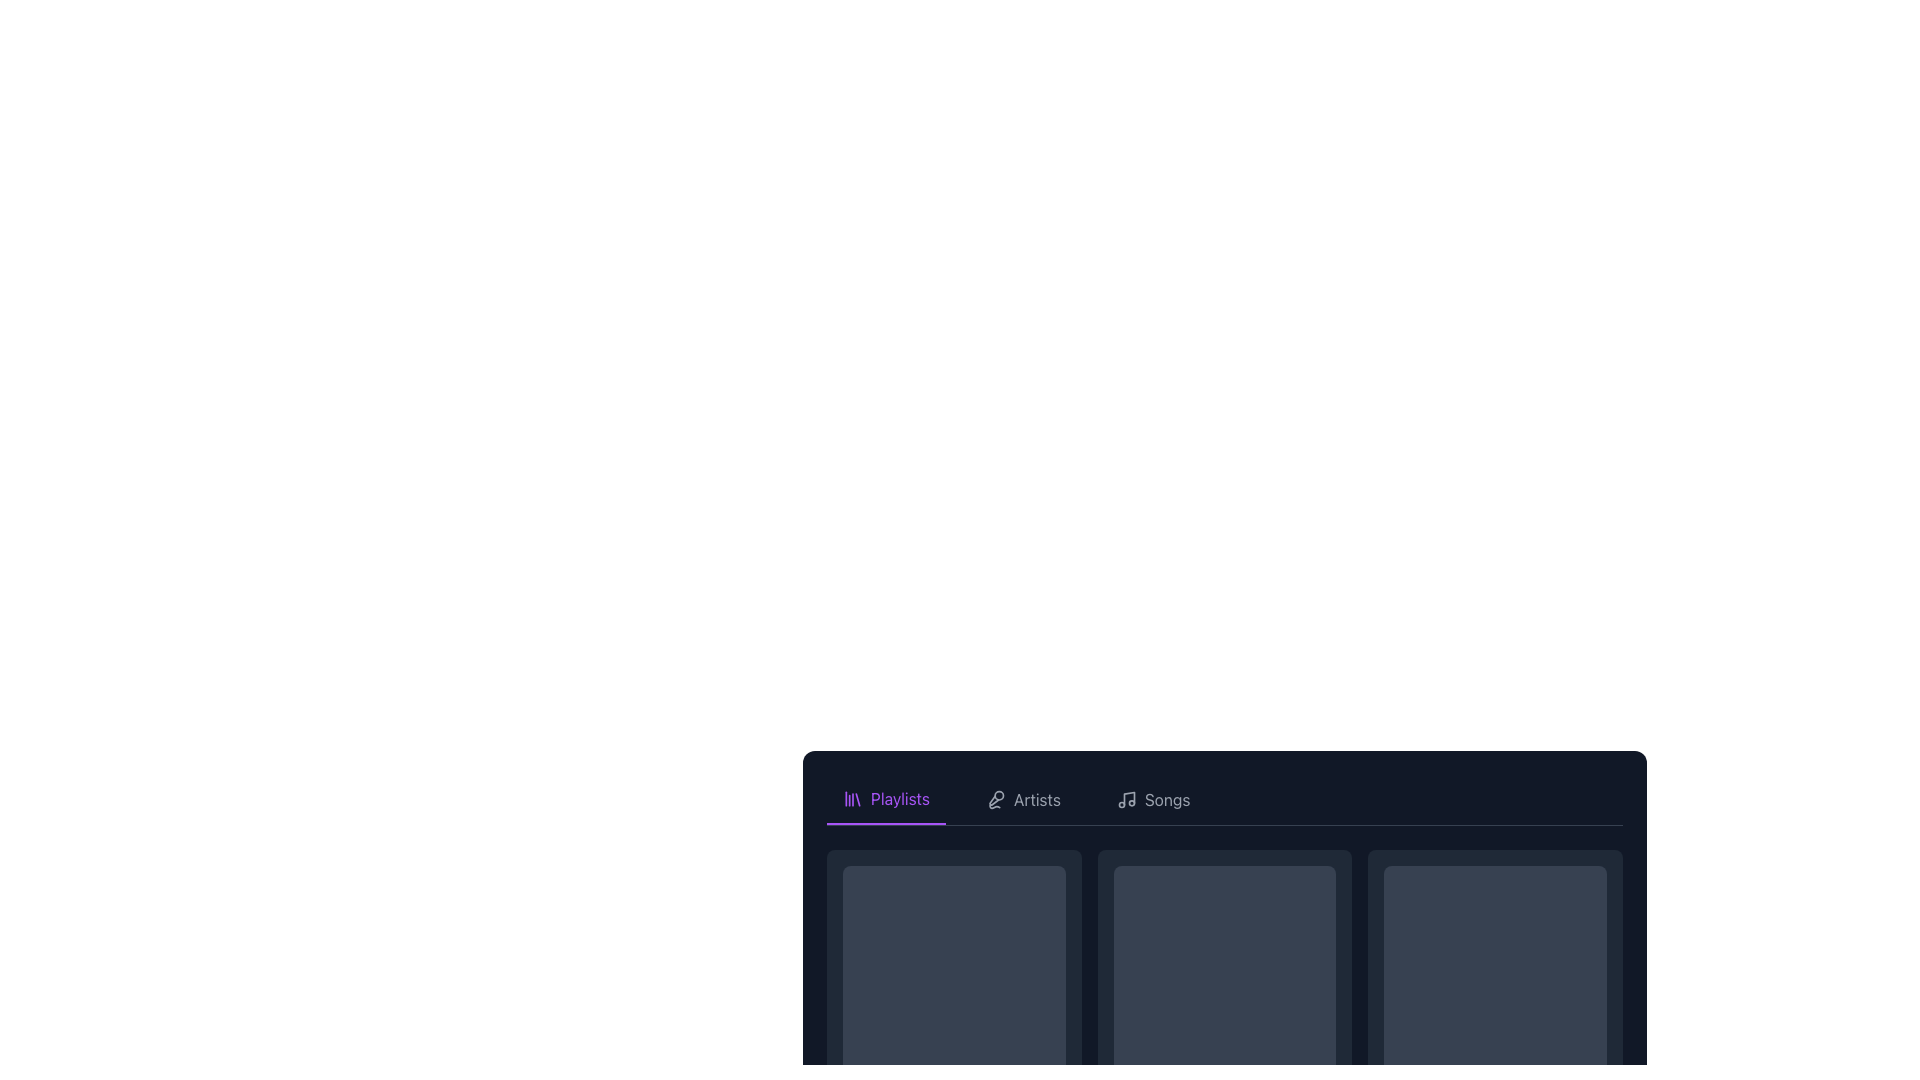 Image resolution: width=1920 pixels, height=1080 pixels. What do you see at coordinates (853, 797) in the screenshot?
I see `the purple library icon located to the left of the 'Playlists' label in the menu section at the top-left corner of the interface` at bounding box center [853, 797].